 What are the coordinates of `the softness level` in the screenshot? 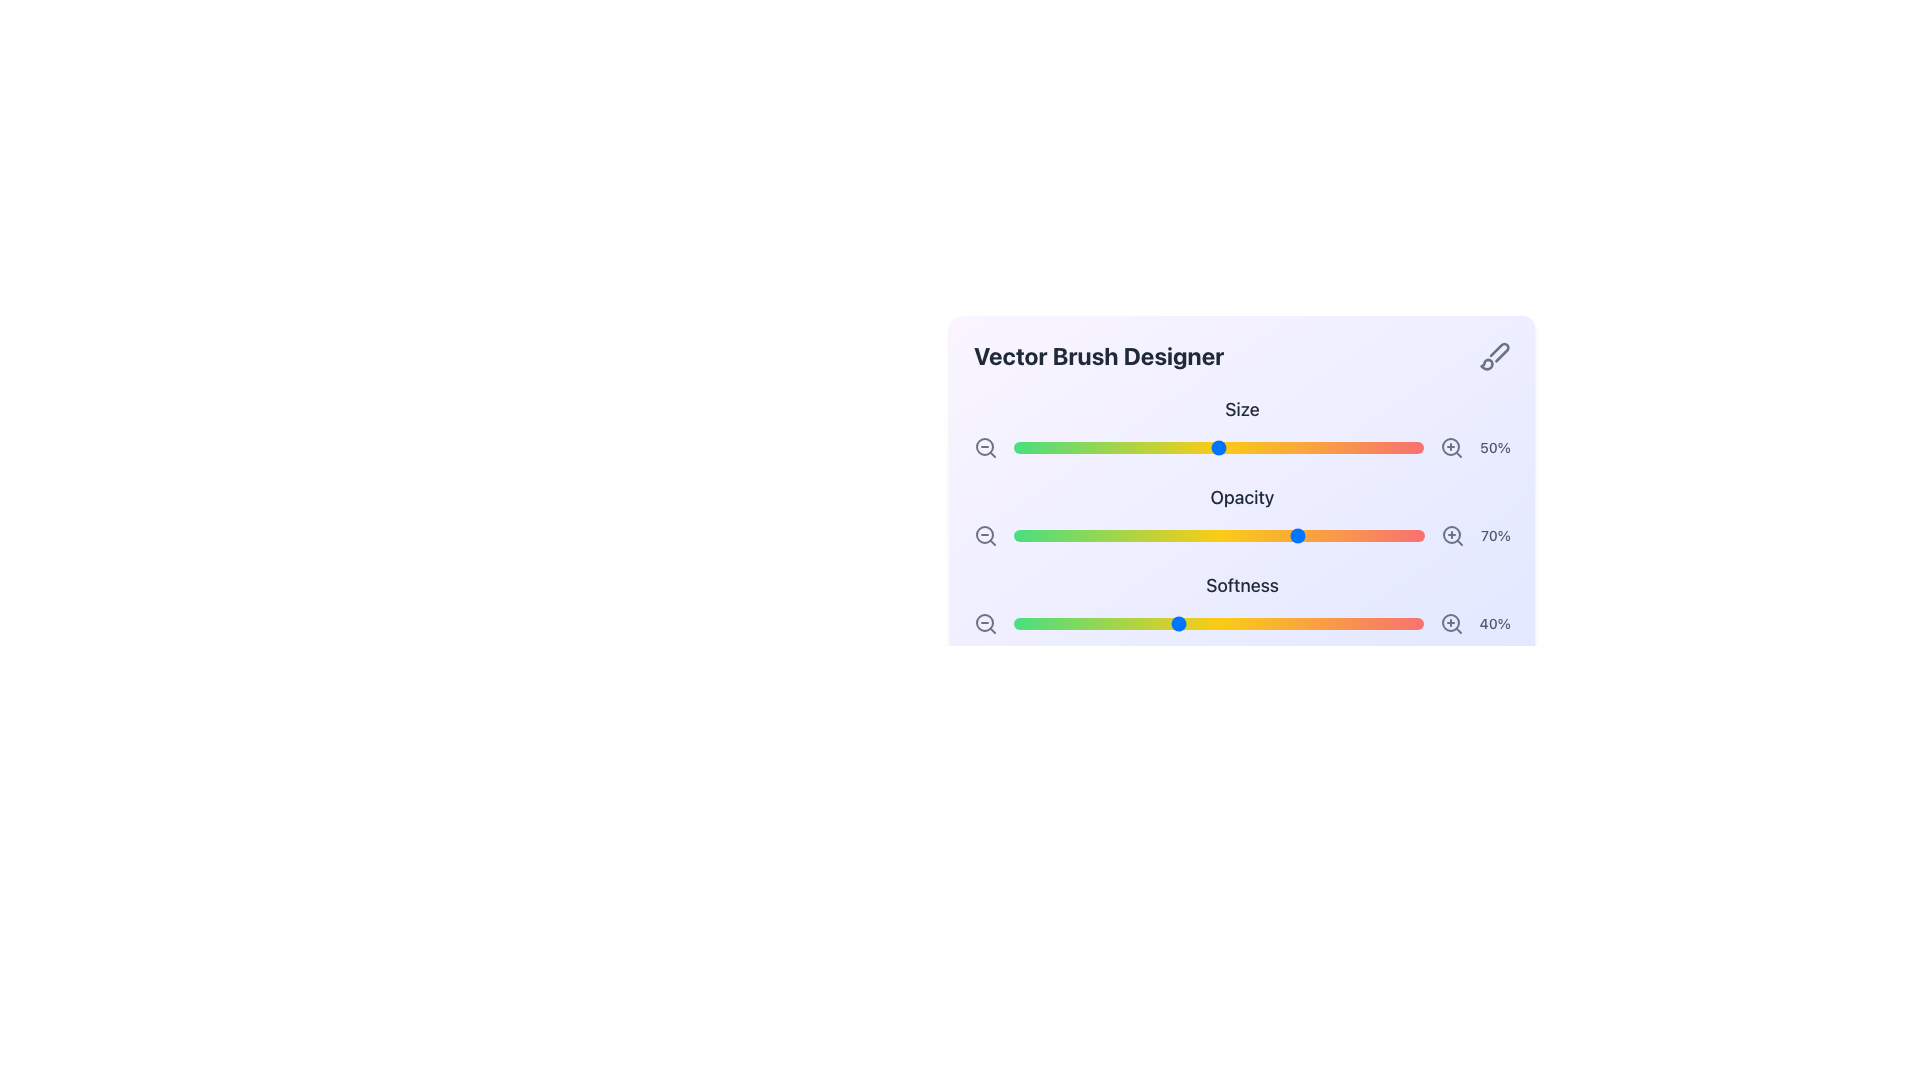 It's located at (1111, 623).